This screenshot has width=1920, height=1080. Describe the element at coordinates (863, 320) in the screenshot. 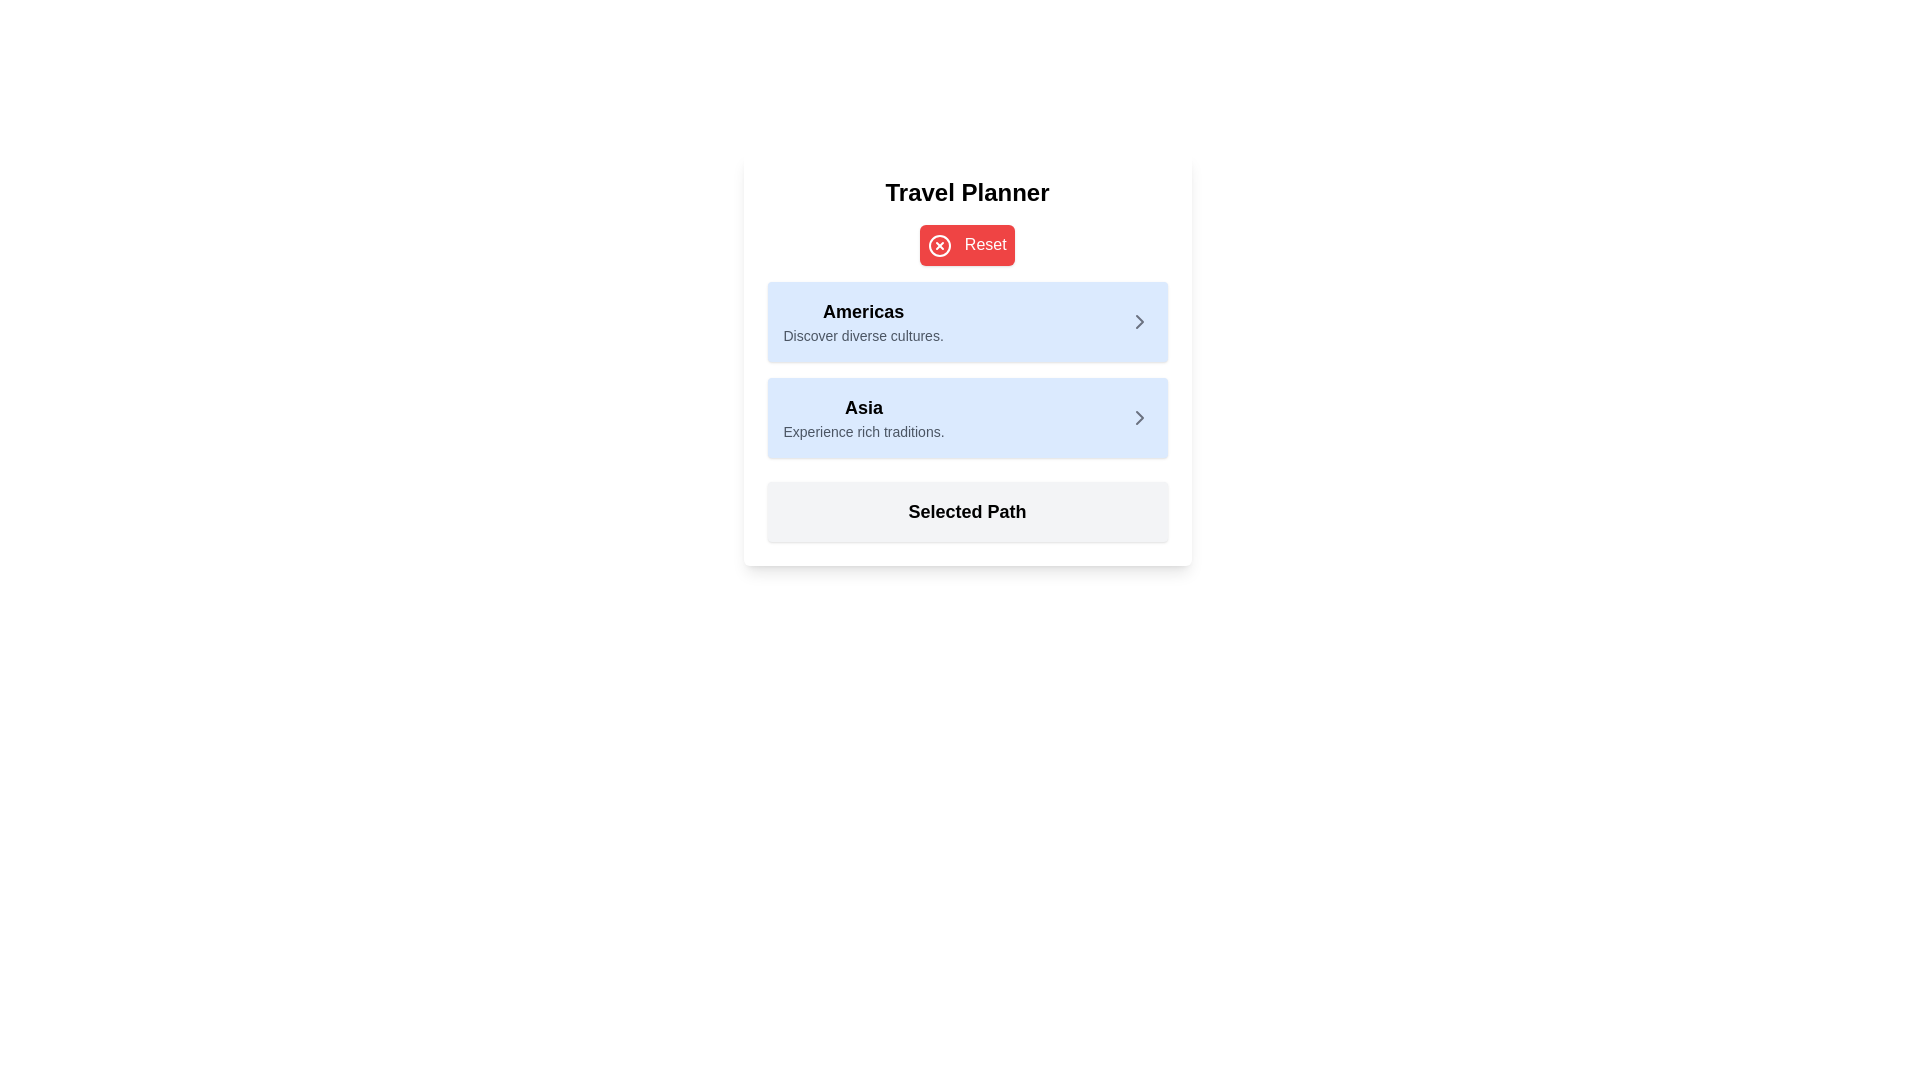

I see `the primary text block displaying 'Americas' above the subtitle 'Discover diverse cultures' located within the blue rectangular segment beneath 'Travel Planner'` at that location.